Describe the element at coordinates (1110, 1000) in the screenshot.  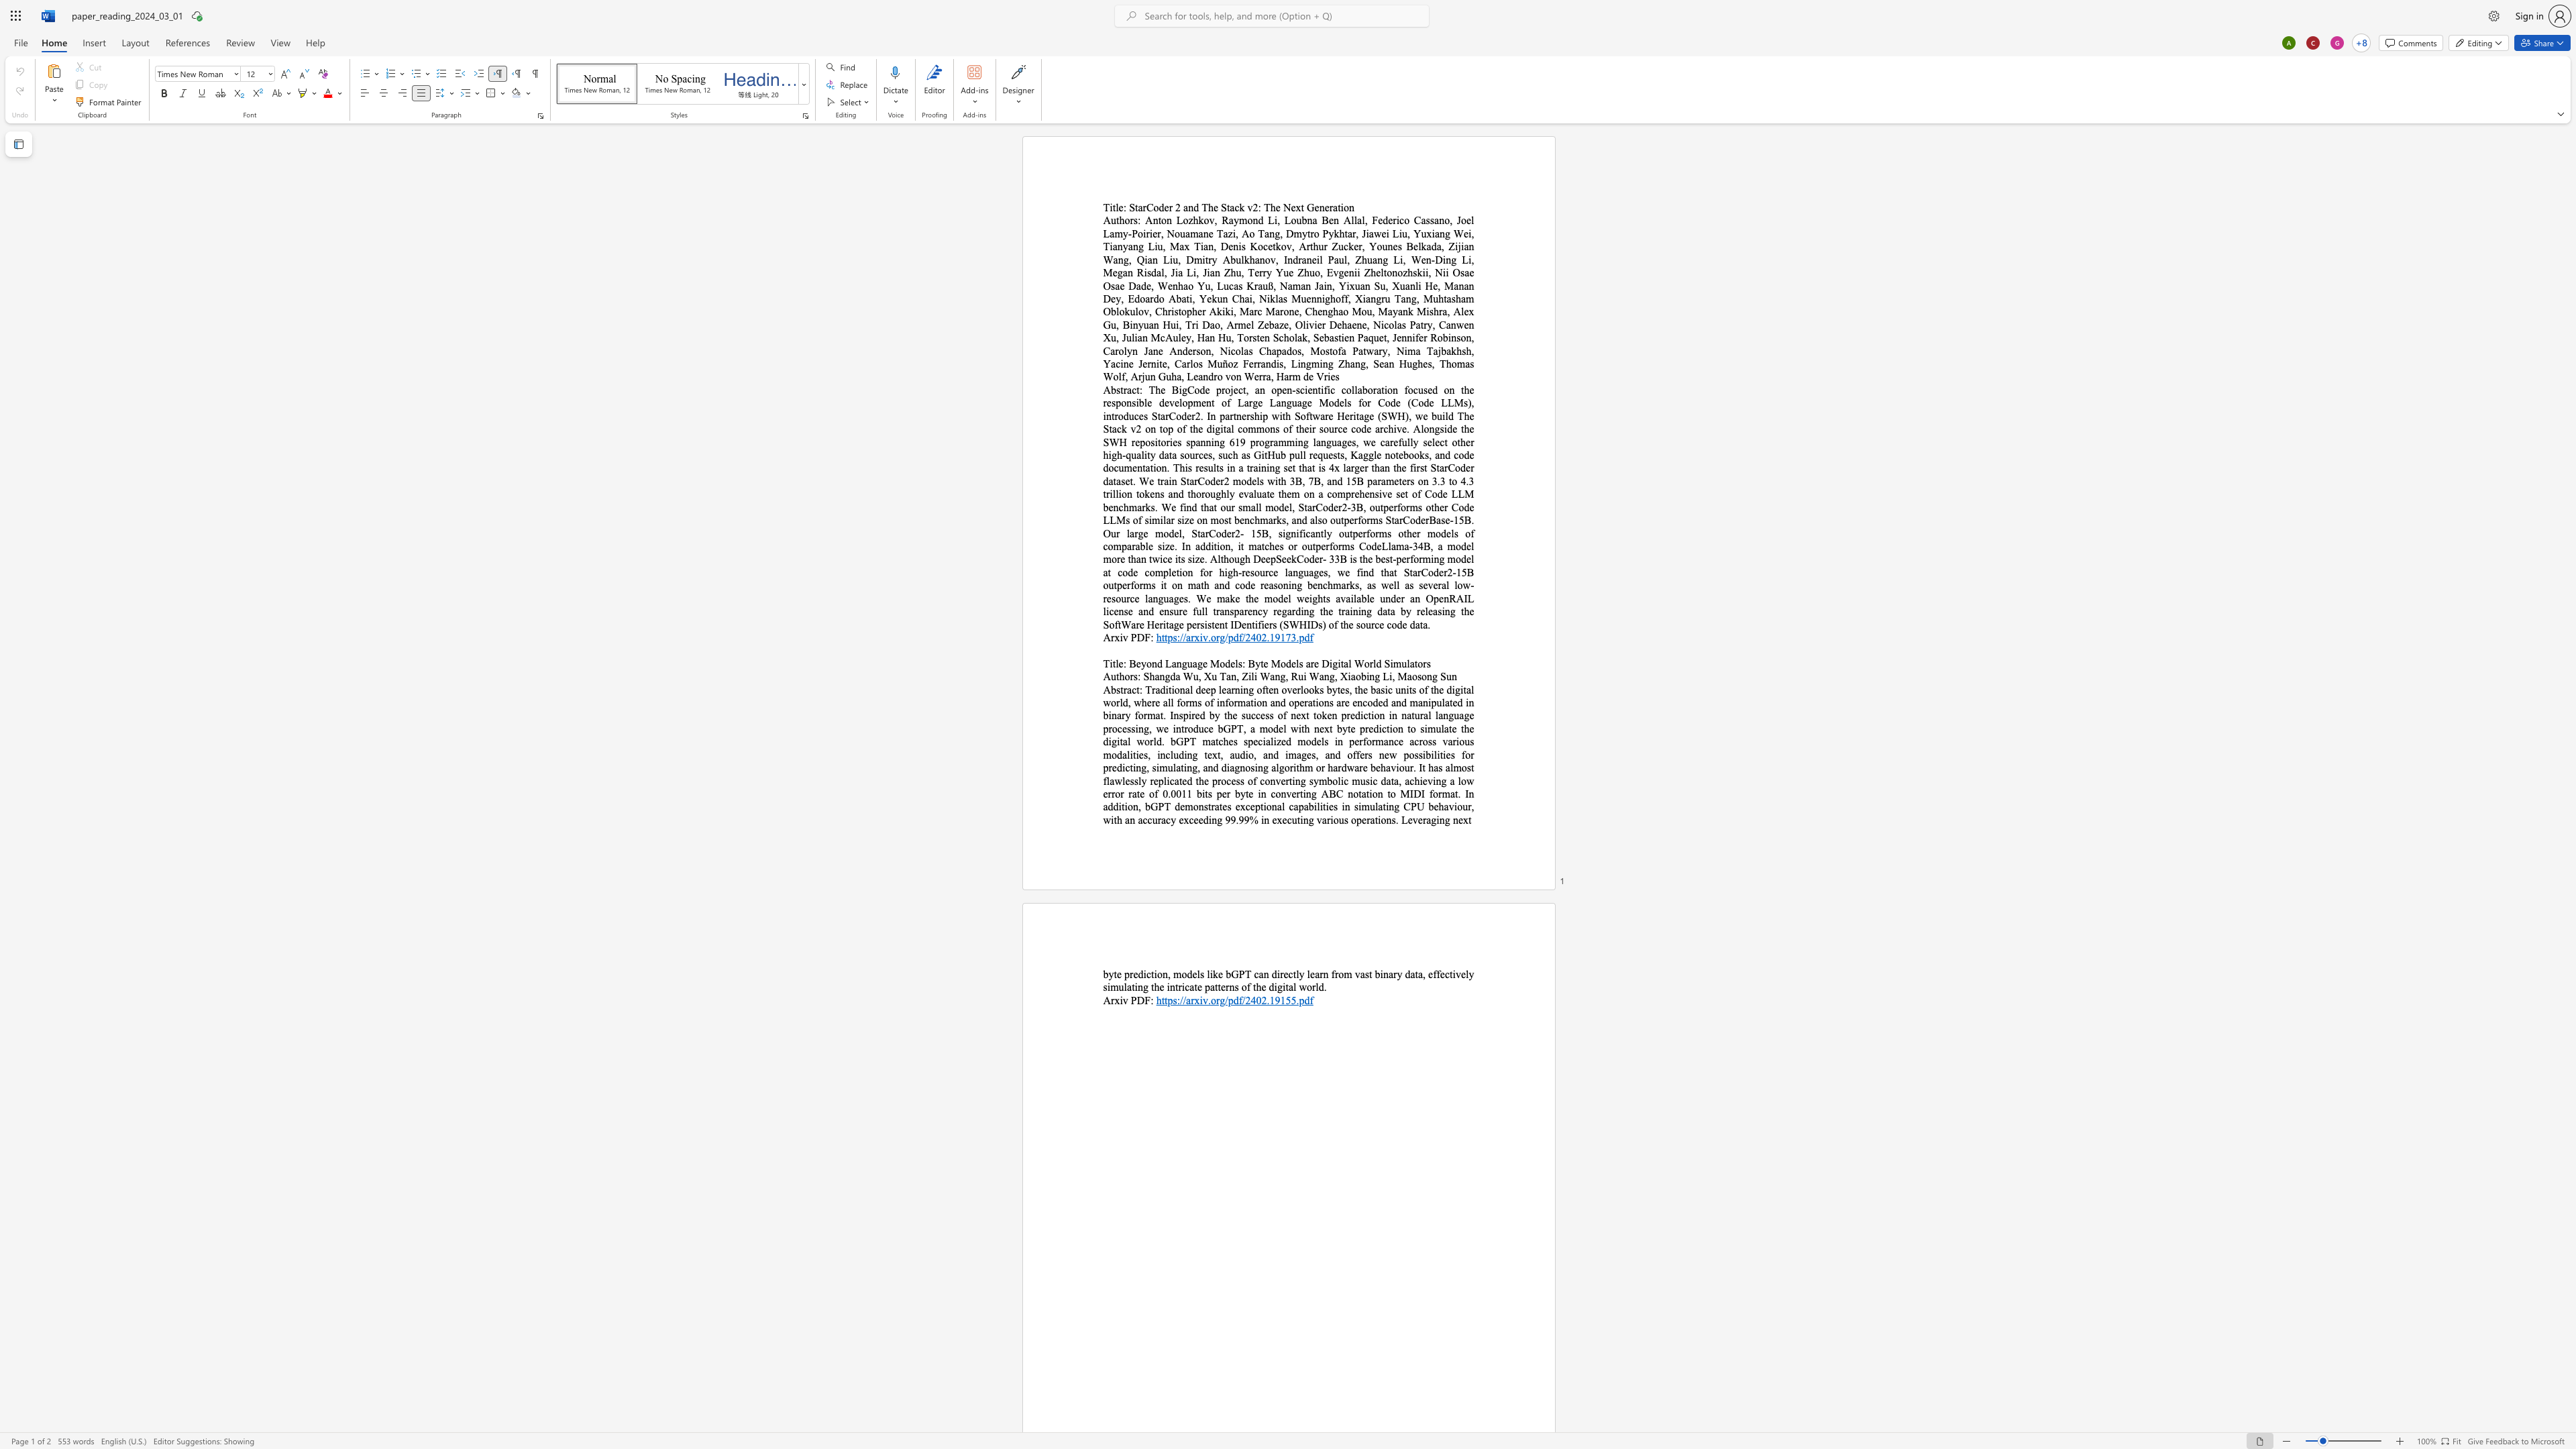
I see `the space between the continuous character "A" and "r" in the text` at that location.